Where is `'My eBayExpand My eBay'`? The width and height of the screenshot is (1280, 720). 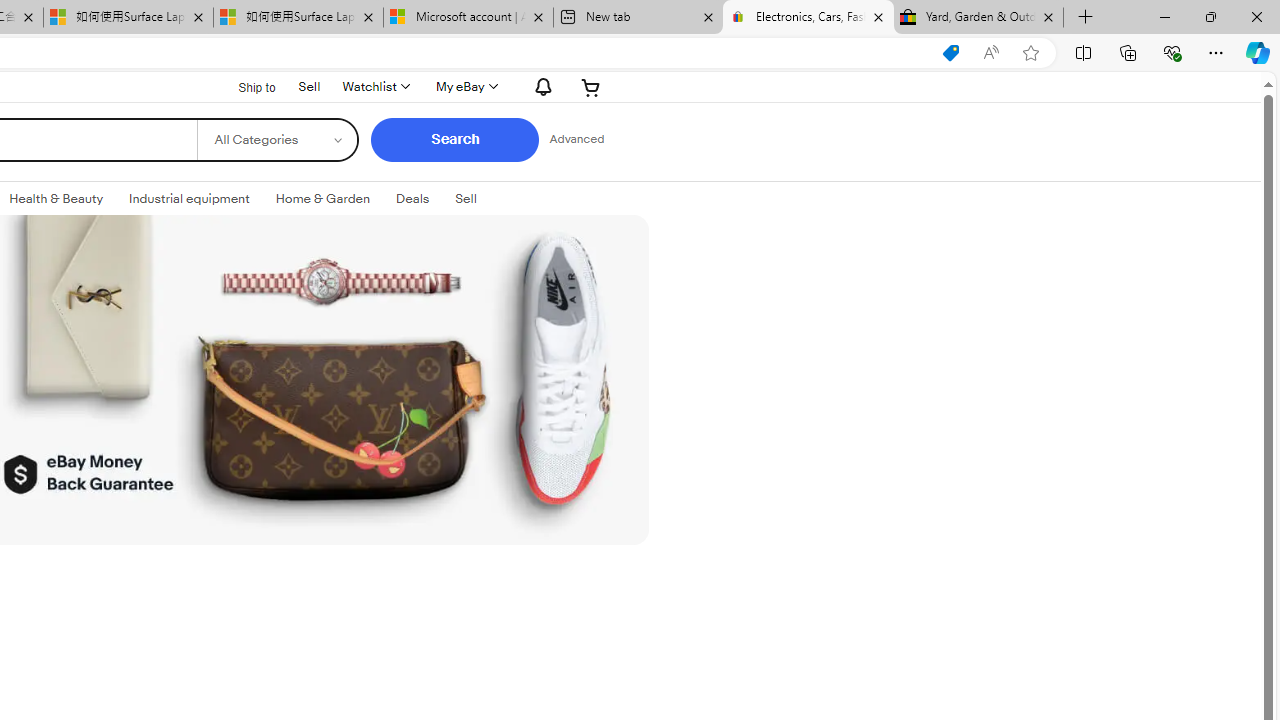
'My eBayExpand My eBay' is located at coordinates (464, 86).